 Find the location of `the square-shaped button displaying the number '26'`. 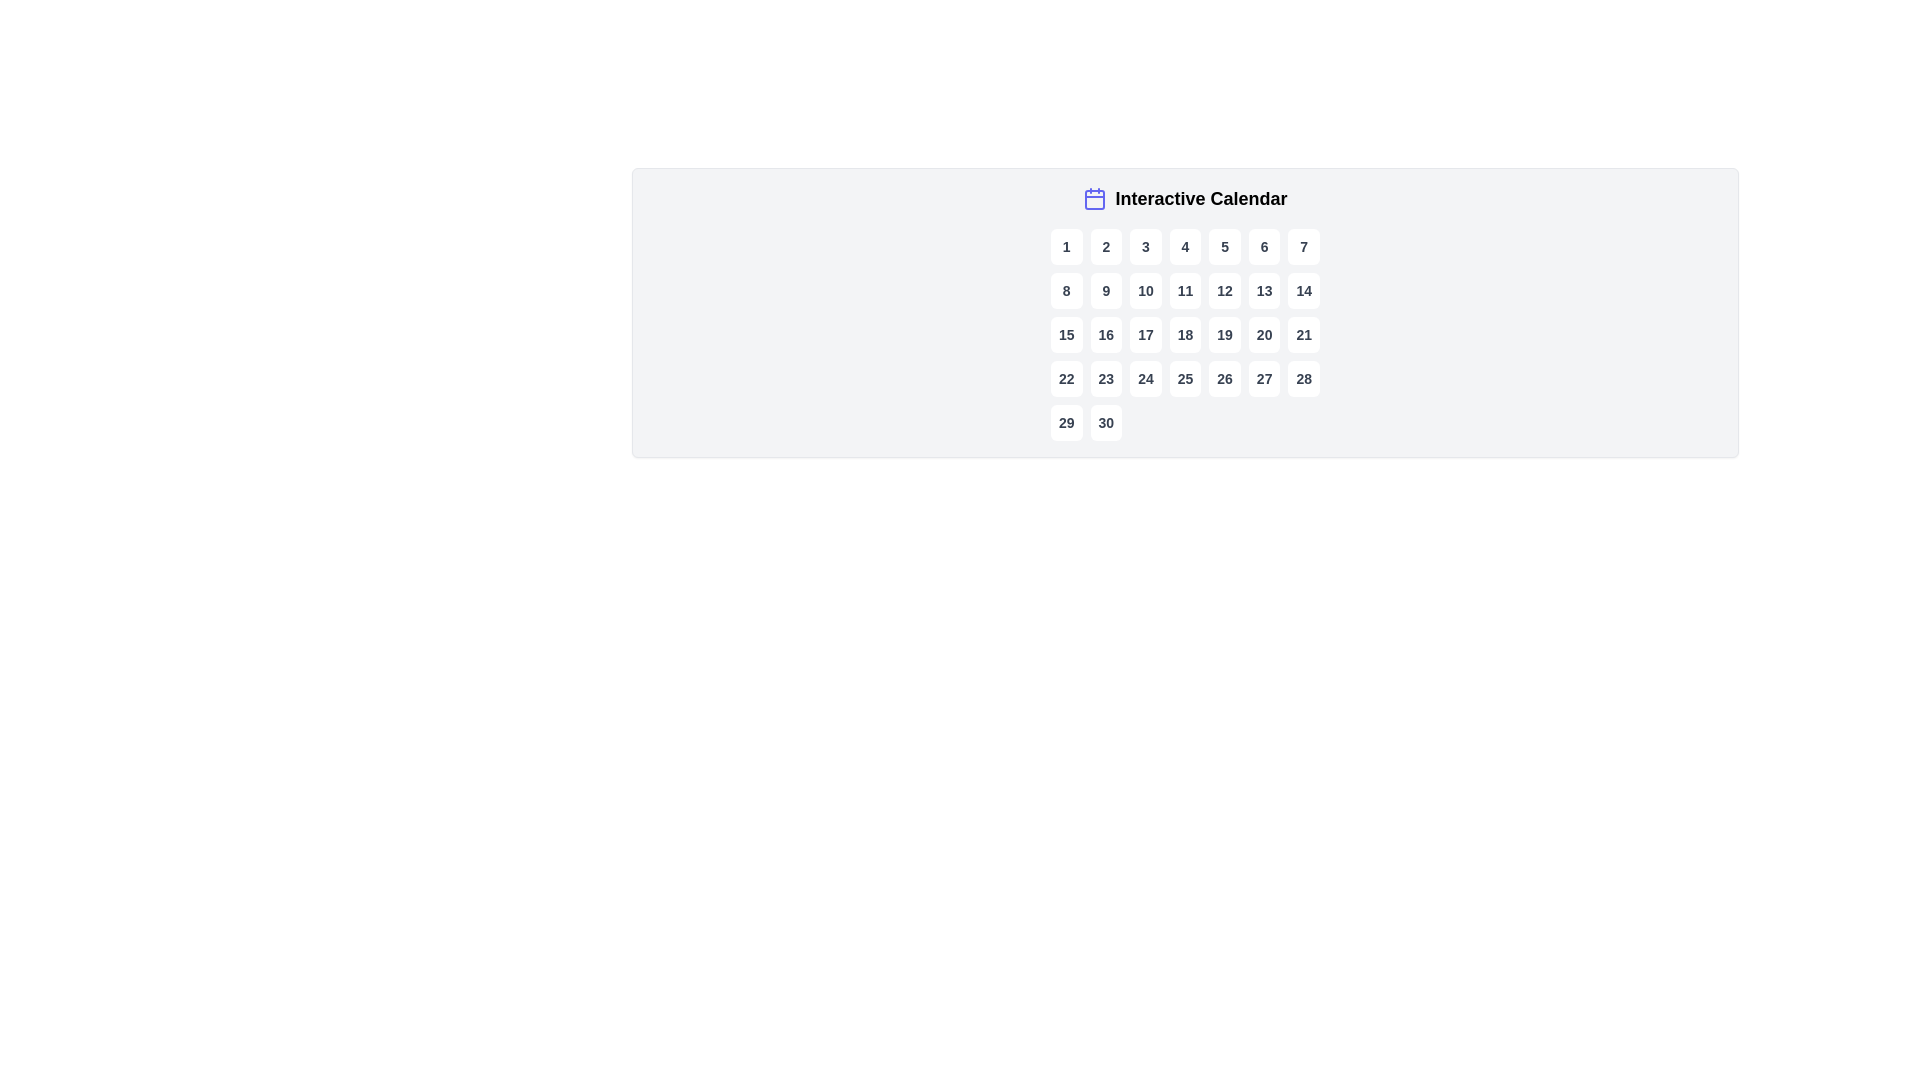

the square-shaped button displaying the number '26' is located at coordinates (1224, 378).